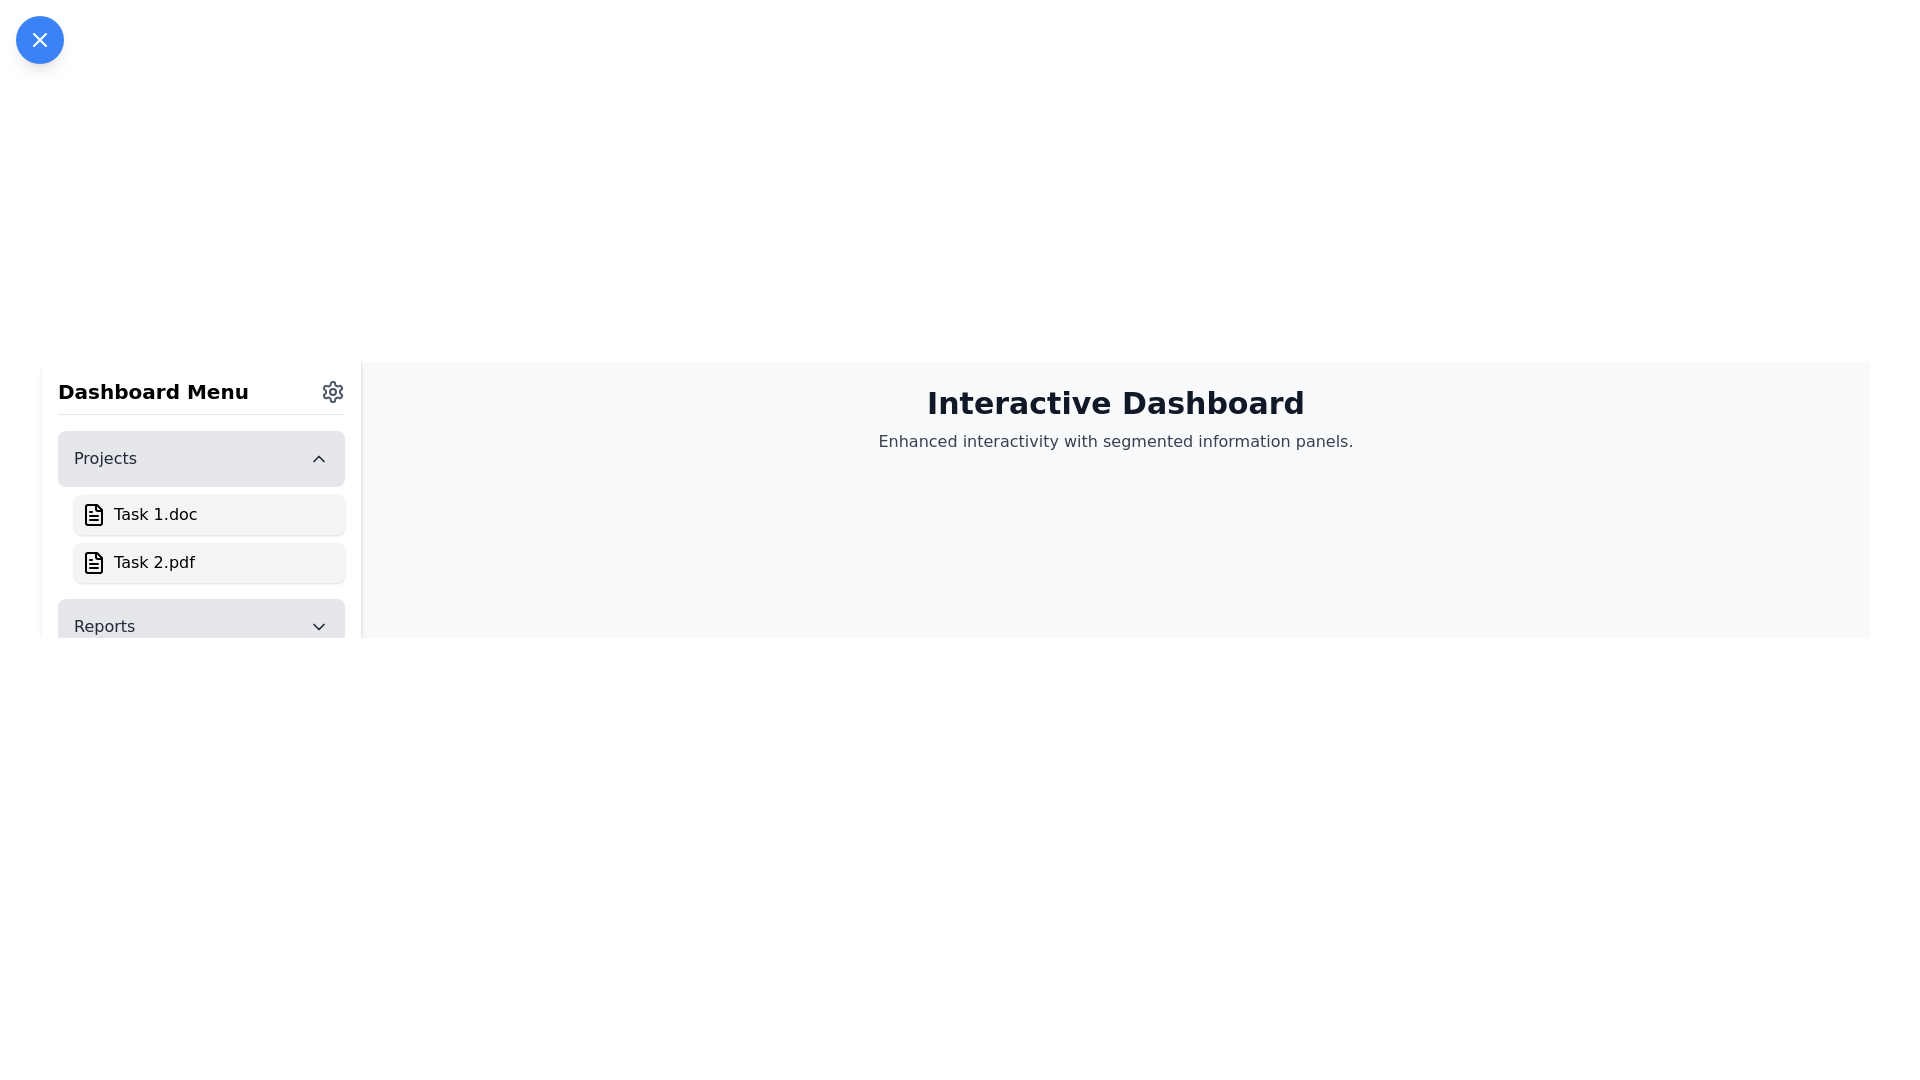  What do you see at coordinates (201, 626) in the screenshot?
I see `the text or icon of the collapsible menu item located below 'Projects' in the left-side menu, which toggles the visibility of nested items related to 'Reports'` at bounding box center [201, 626].